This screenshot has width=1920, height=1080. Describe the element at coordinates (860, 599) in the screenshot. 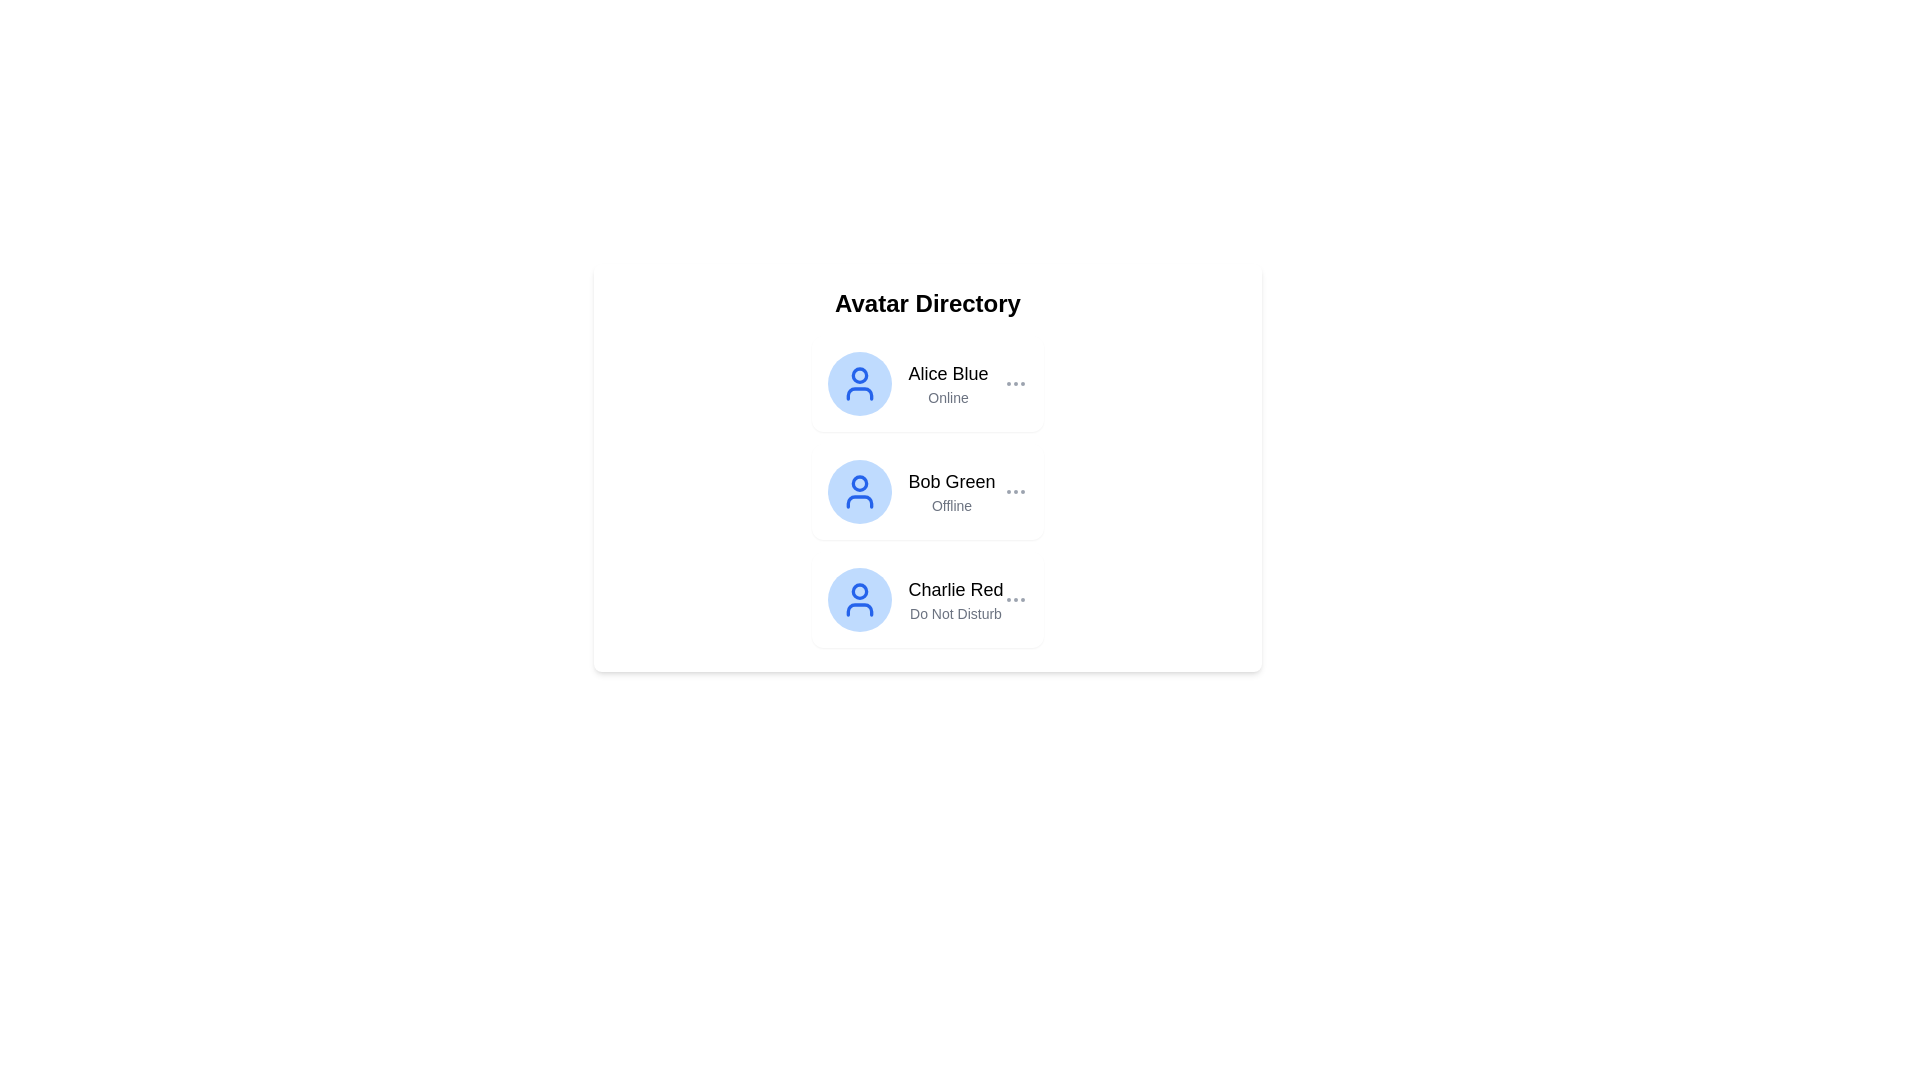

I see `the Avatar icon representing the user 'Charlie Red' located on the card labeled 'Charlie Red' and 'Do Not Disturb', which is the third entry in a stacked list of similar cards` at that location.